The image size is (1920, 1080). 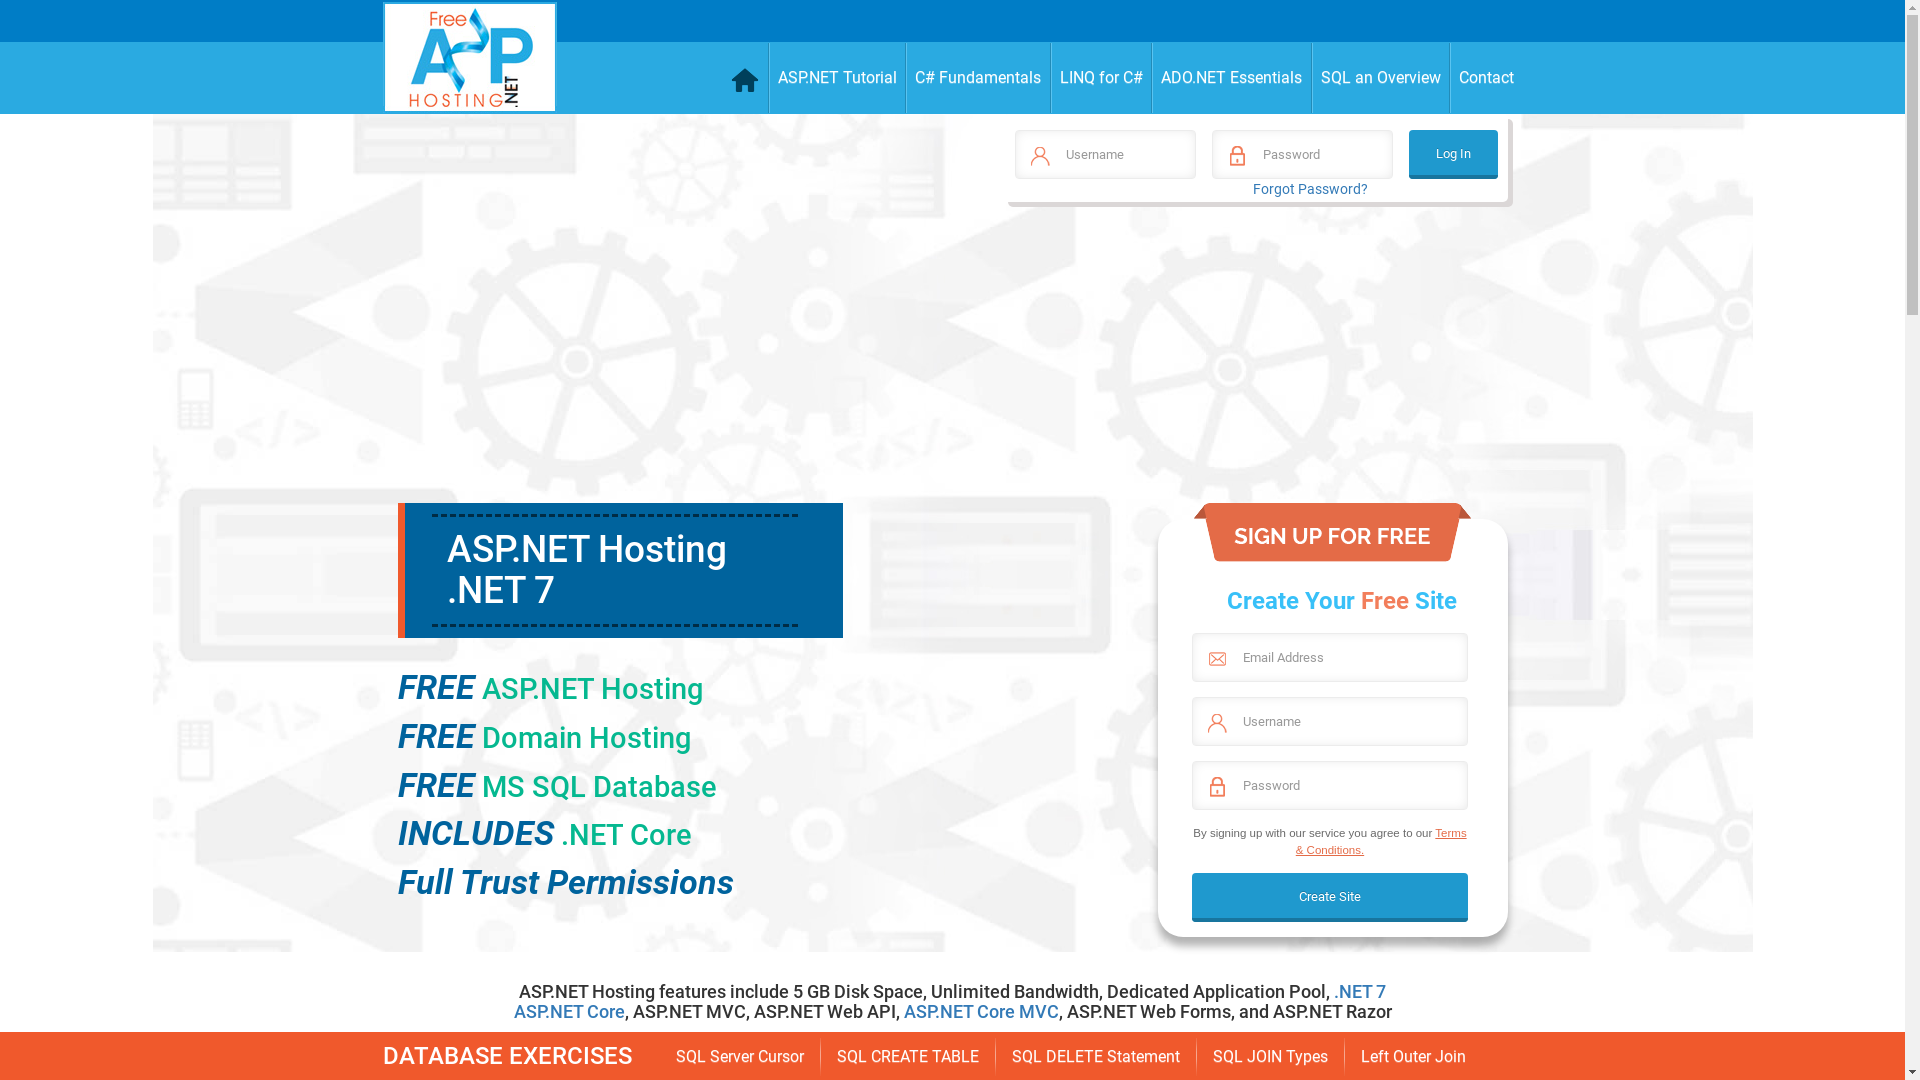 What do you see at coordinates (1486, 76) in the screenshot?
I see `'Contact'` at bounding box center [1486, 76].